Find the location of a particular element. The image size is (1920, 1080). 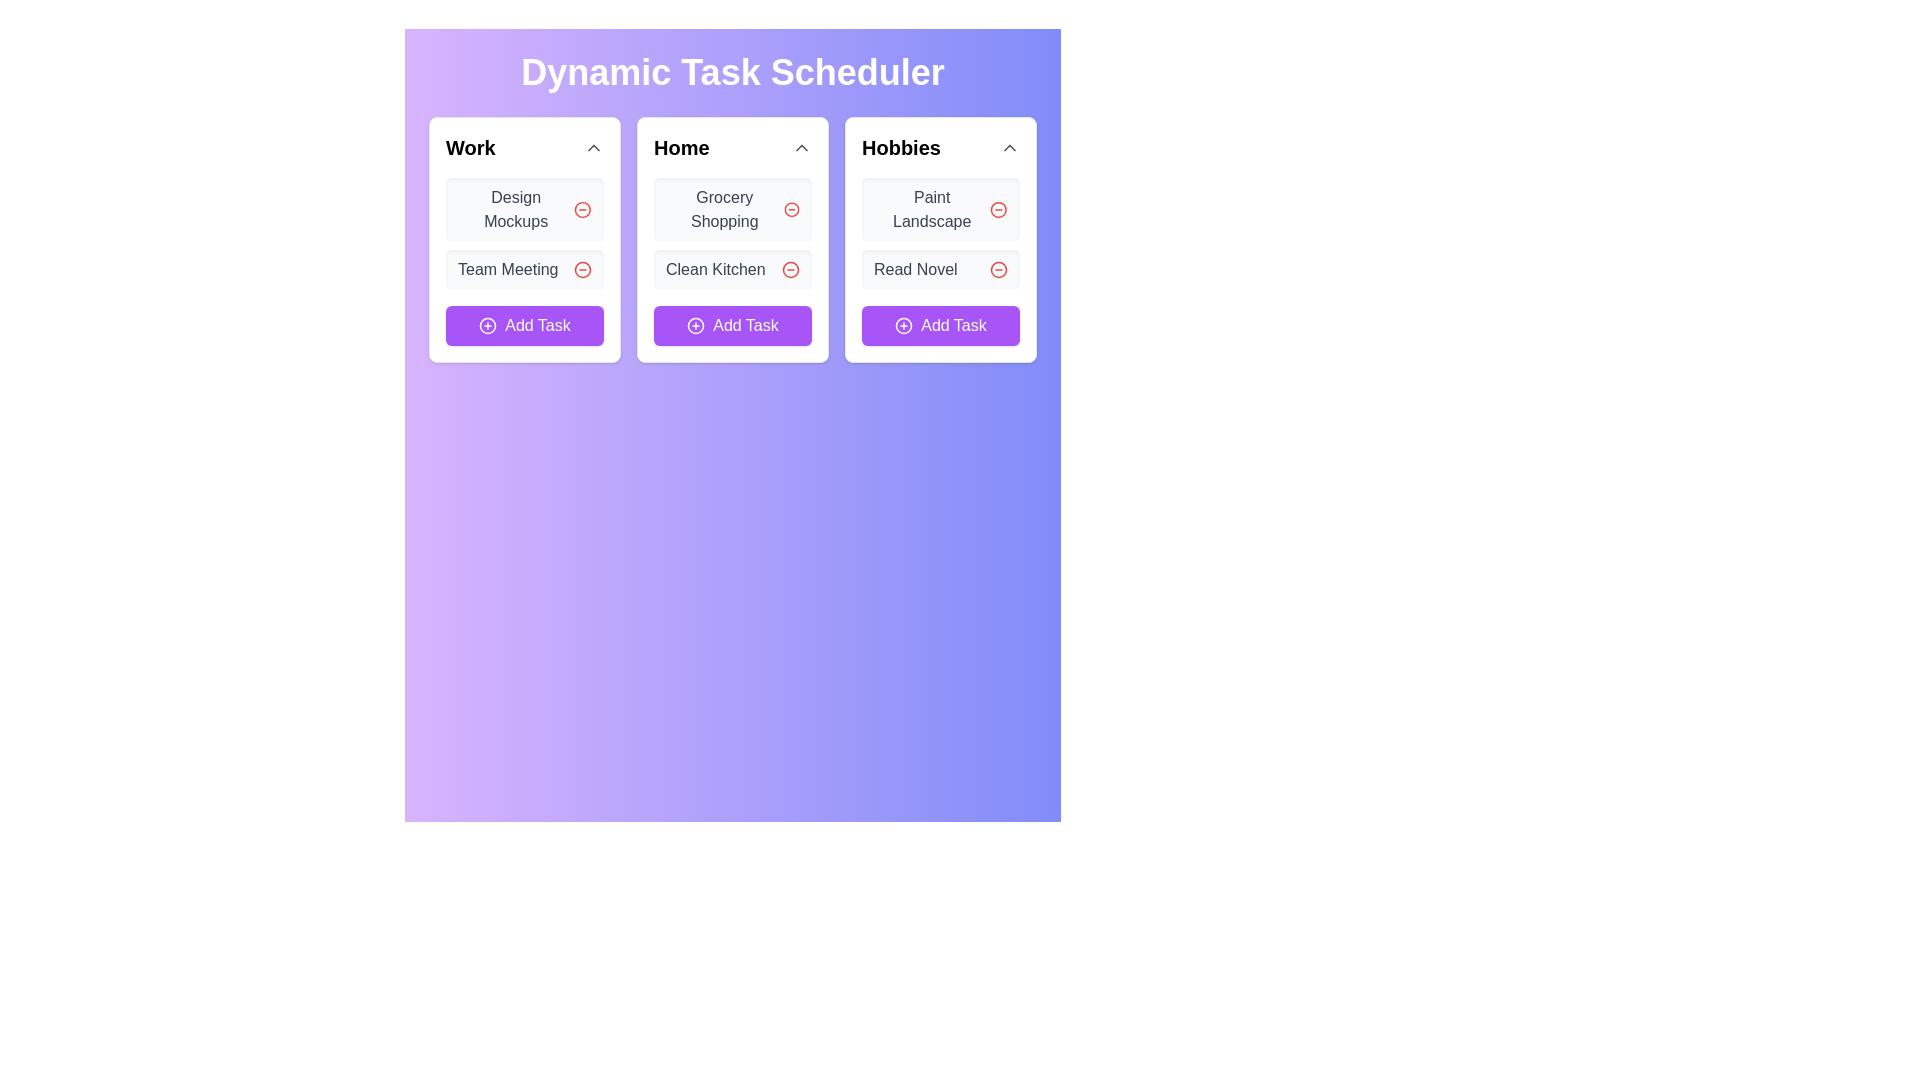

the button that allows users to add a new task to the 'Home' section, located at the bottom beneath 'Grocery Shopping' and 'Clean Kitchen' is located at coordinates (732, 325).